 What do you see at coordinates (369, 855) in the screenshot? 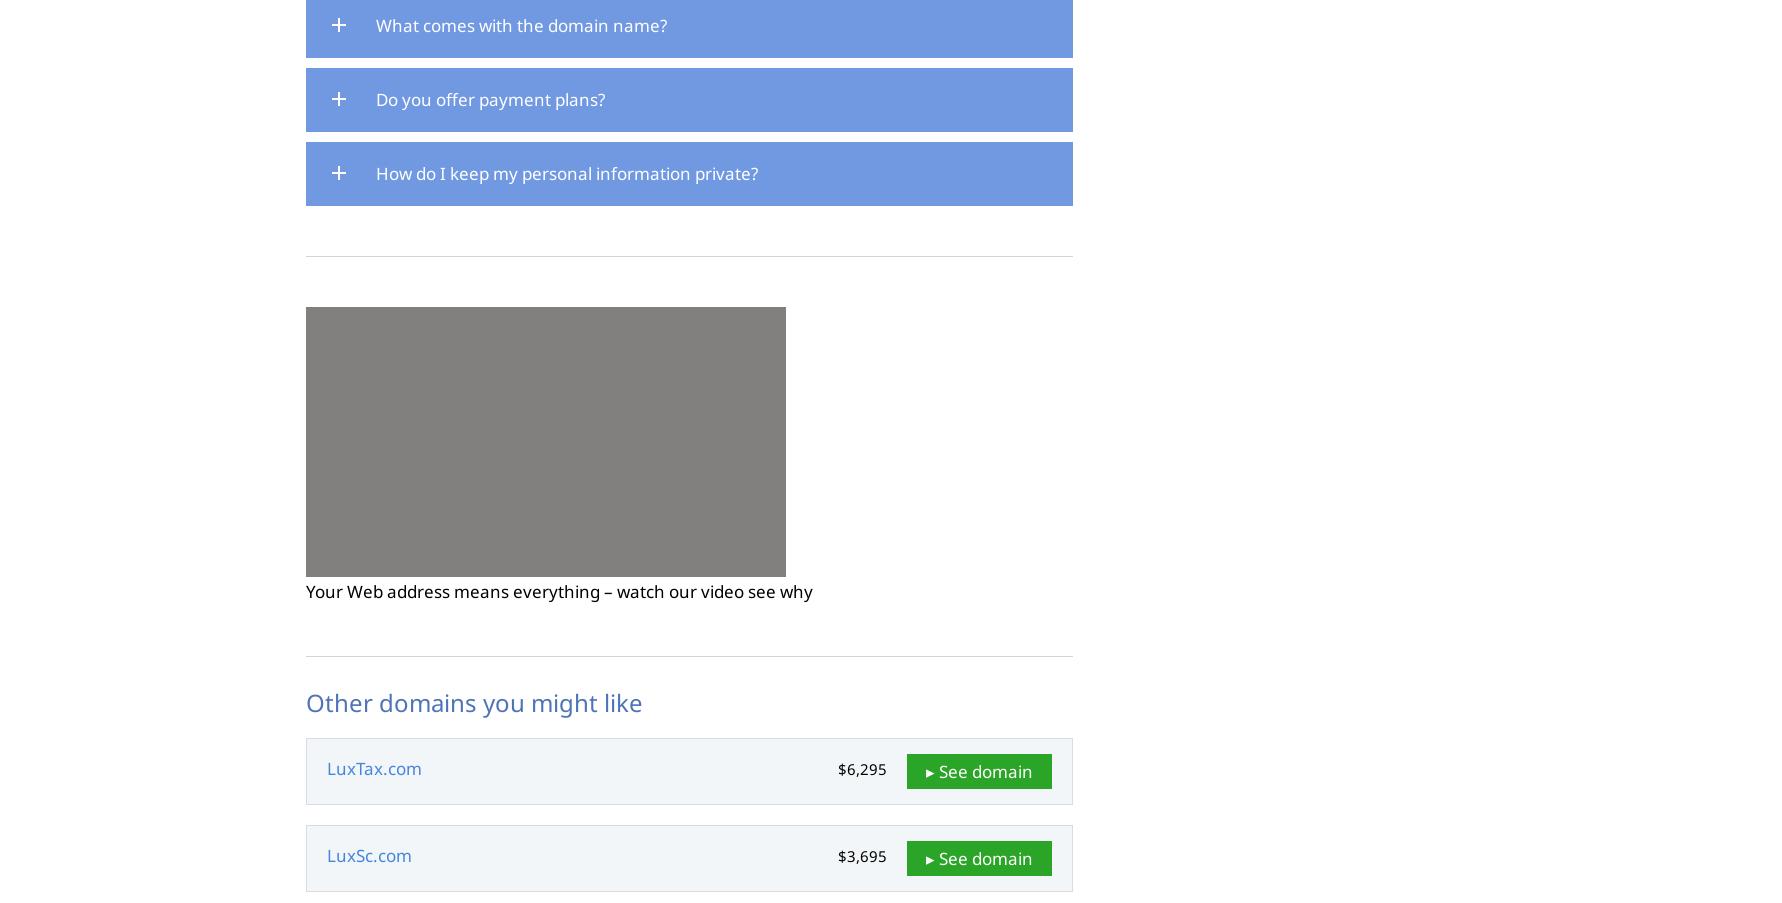
I see `'LuxSc.com'` at bounding box center [369, 855].